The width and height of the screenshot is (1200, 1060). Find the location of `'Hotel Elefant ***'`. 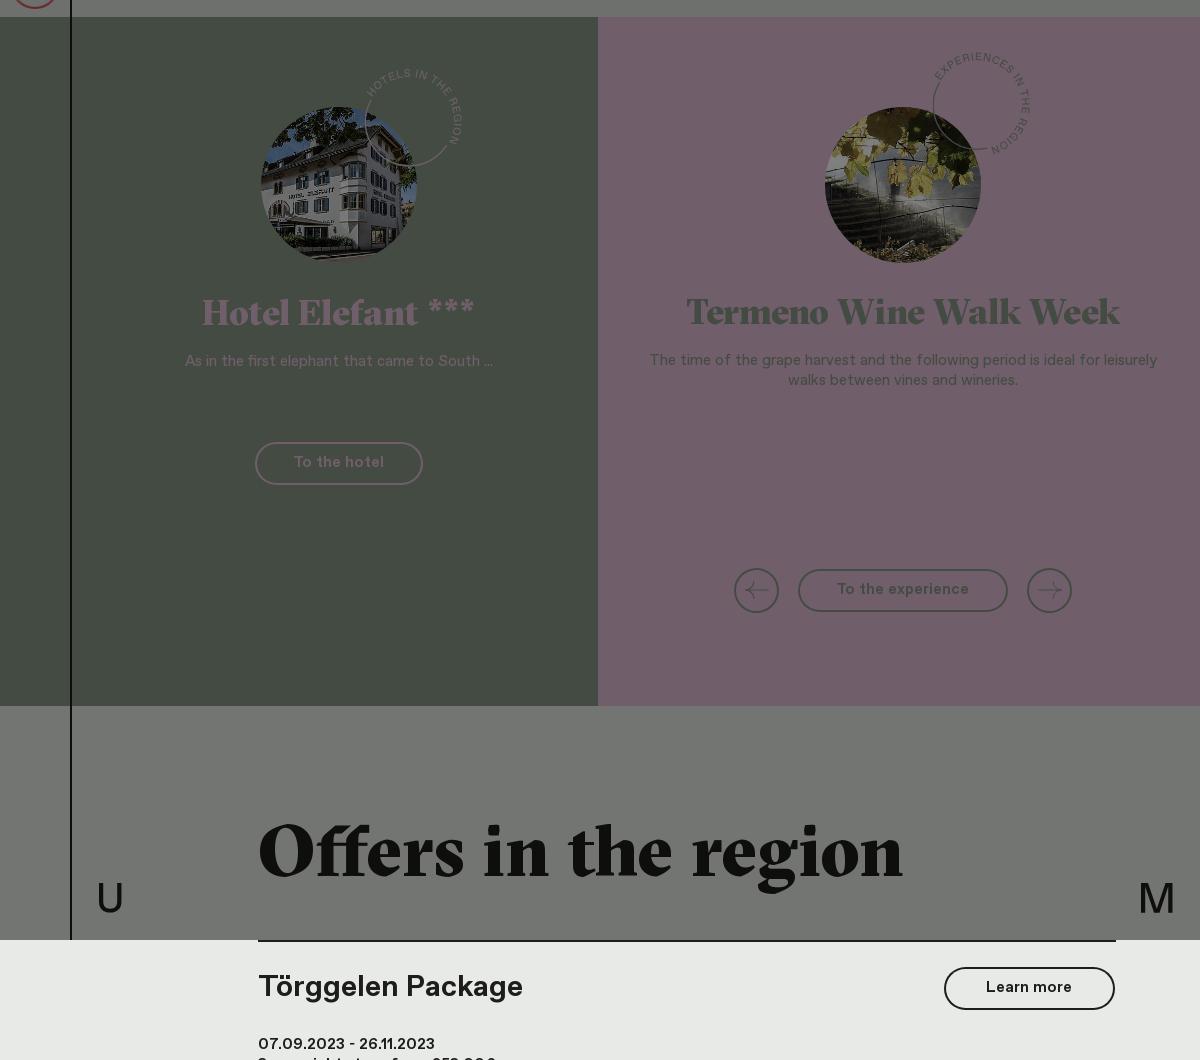

'Hotel Elefant ***' is located at coordinates (337, 311).